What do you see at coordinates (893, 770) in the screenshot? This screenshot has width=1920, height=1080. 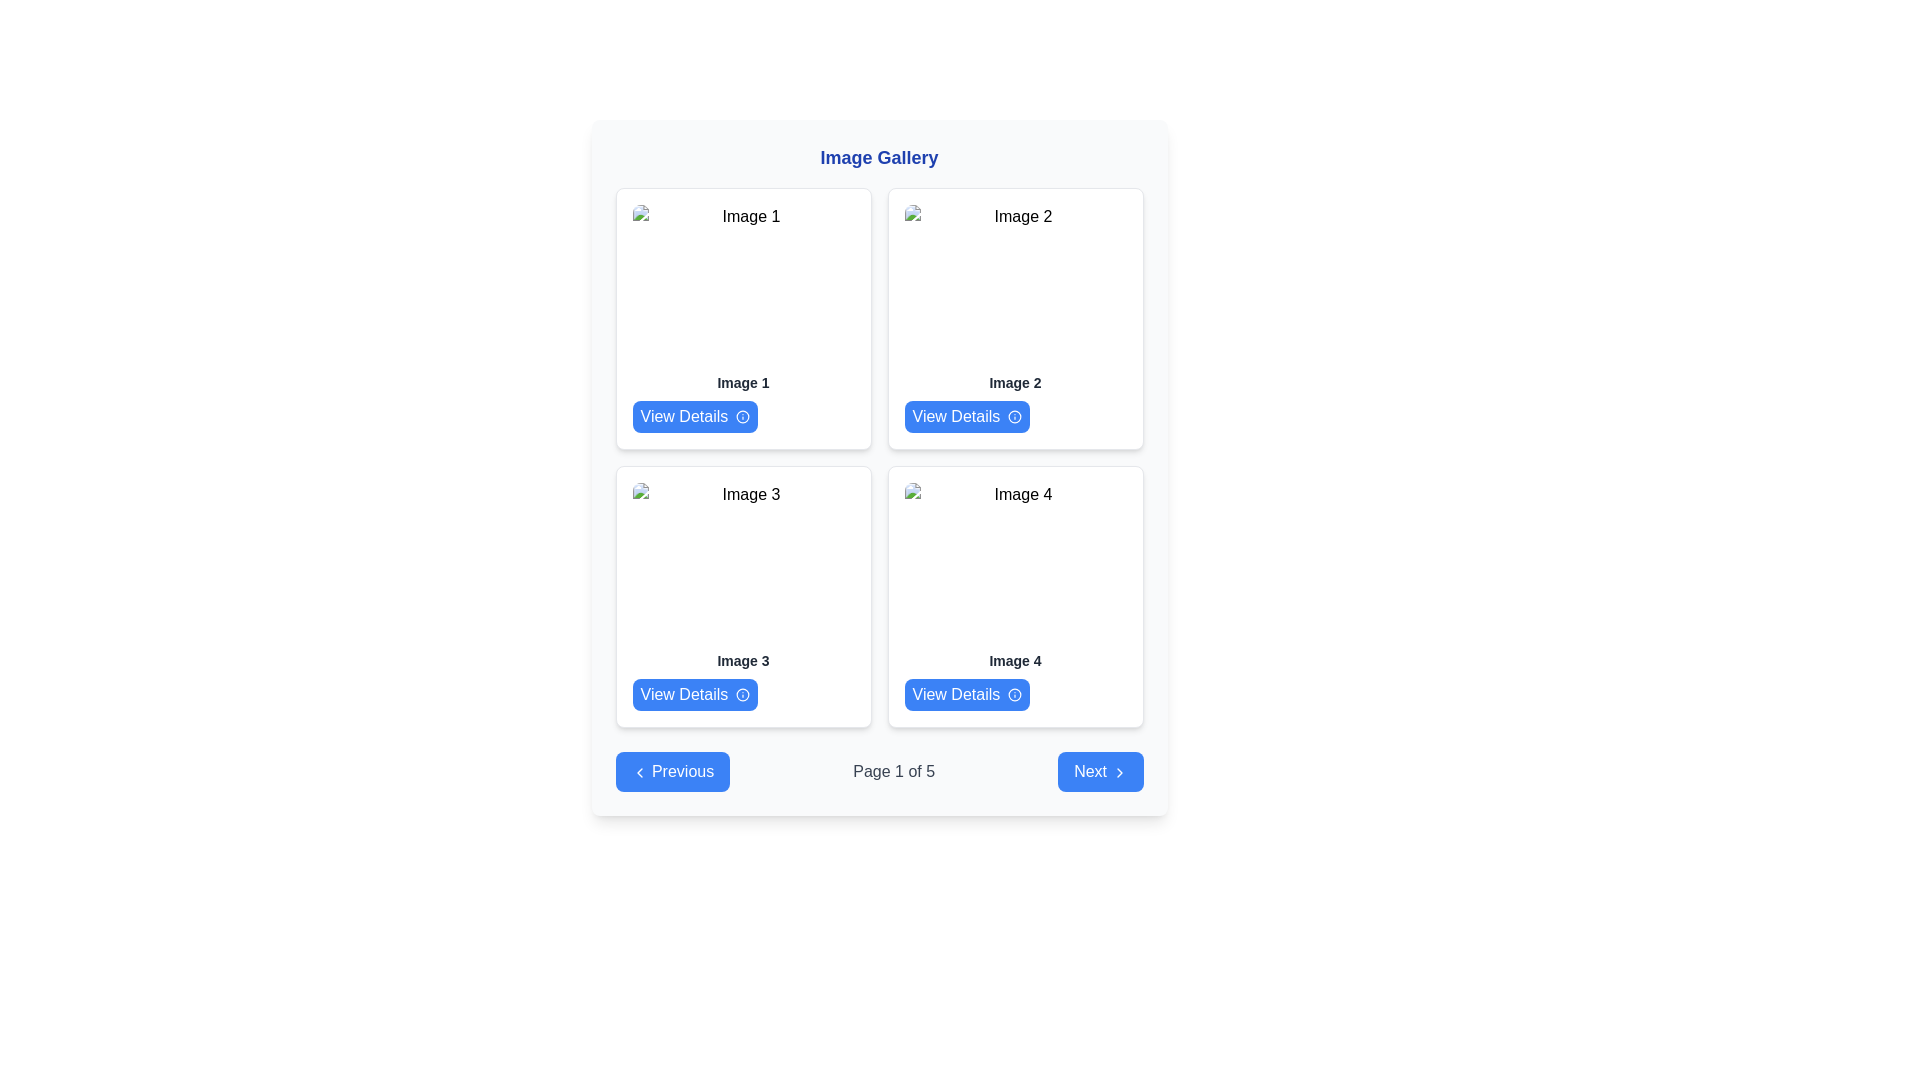 I see `the Text label that displays the current page index and total number of pages in the gallery, located centrally in the pagination control area between the 'Previous' and 'Next' buttons` at bounding box center [893, 770].